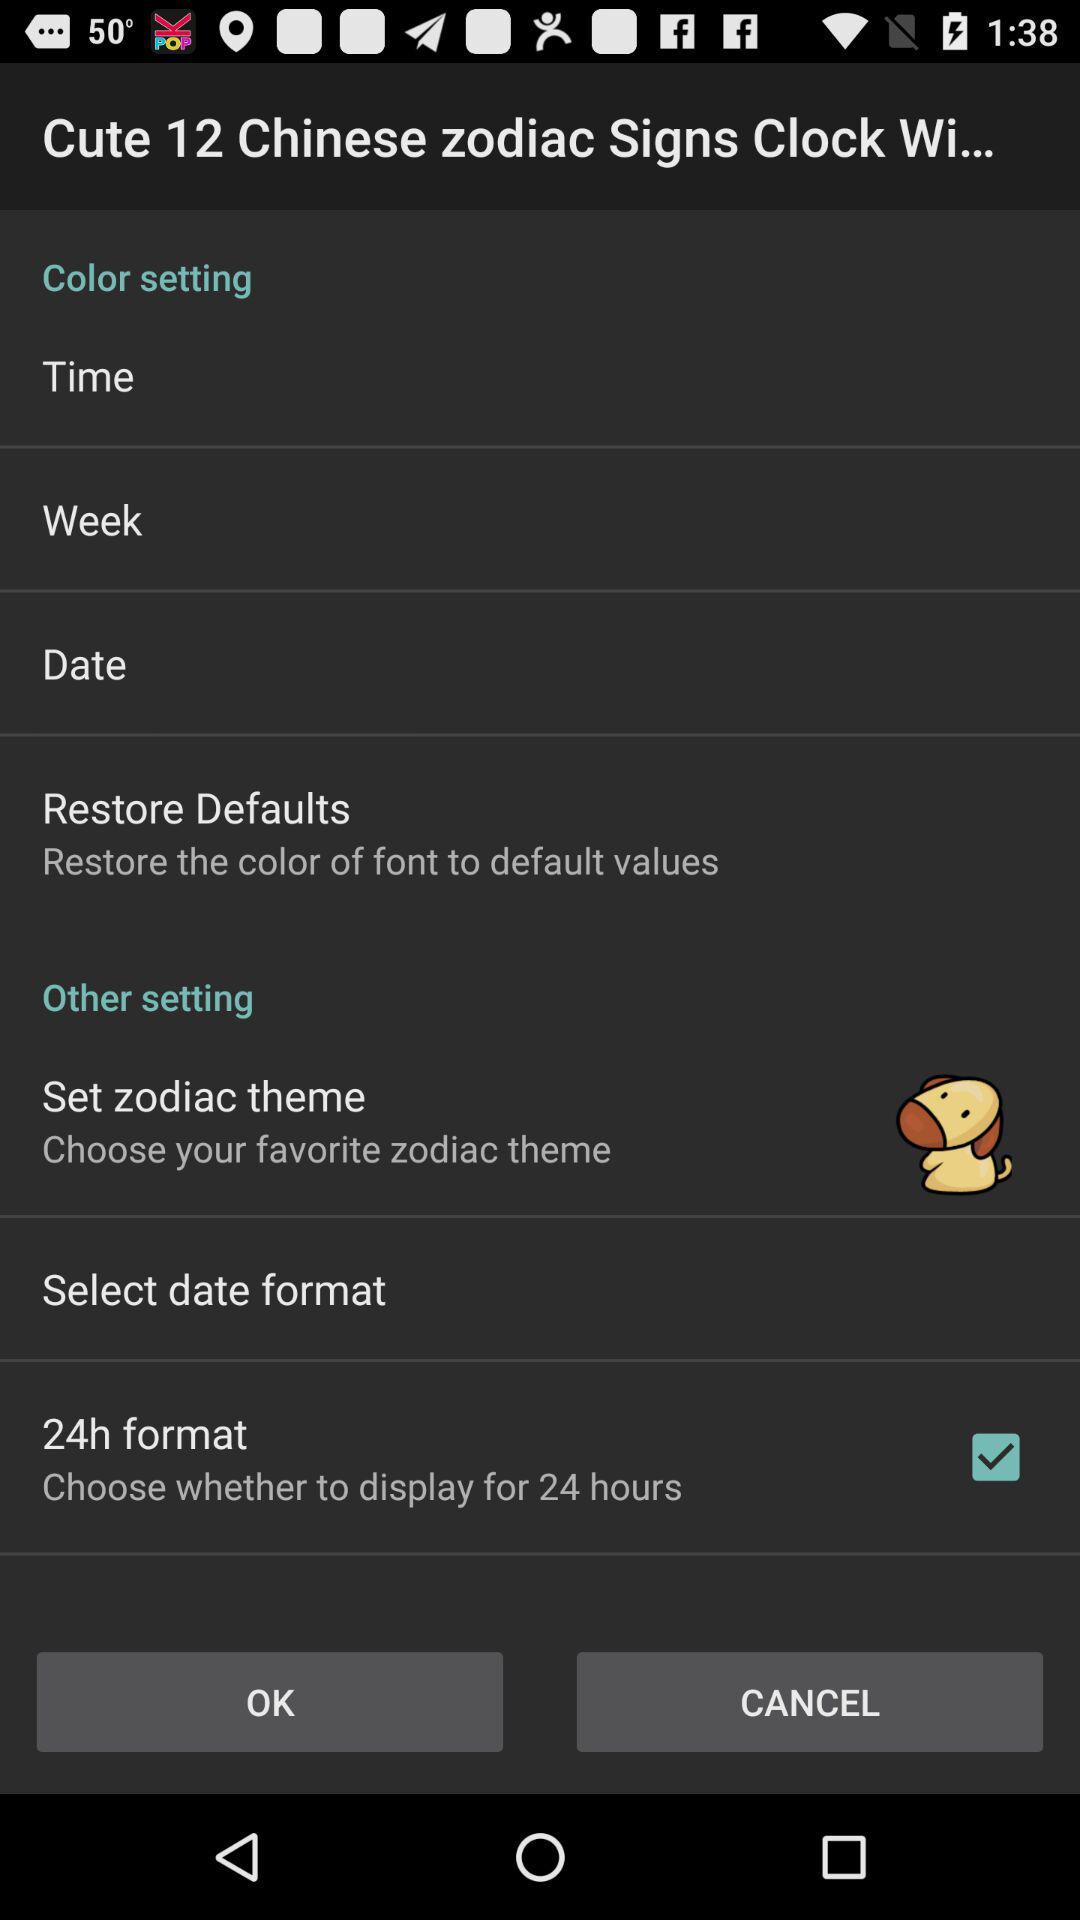 The height and width of the screenshot is (1920, 1080). What do you see at coordinates (196, 806) in the screenshot?
I see `the app above restore the color icon` at bounding box center [196, 806].